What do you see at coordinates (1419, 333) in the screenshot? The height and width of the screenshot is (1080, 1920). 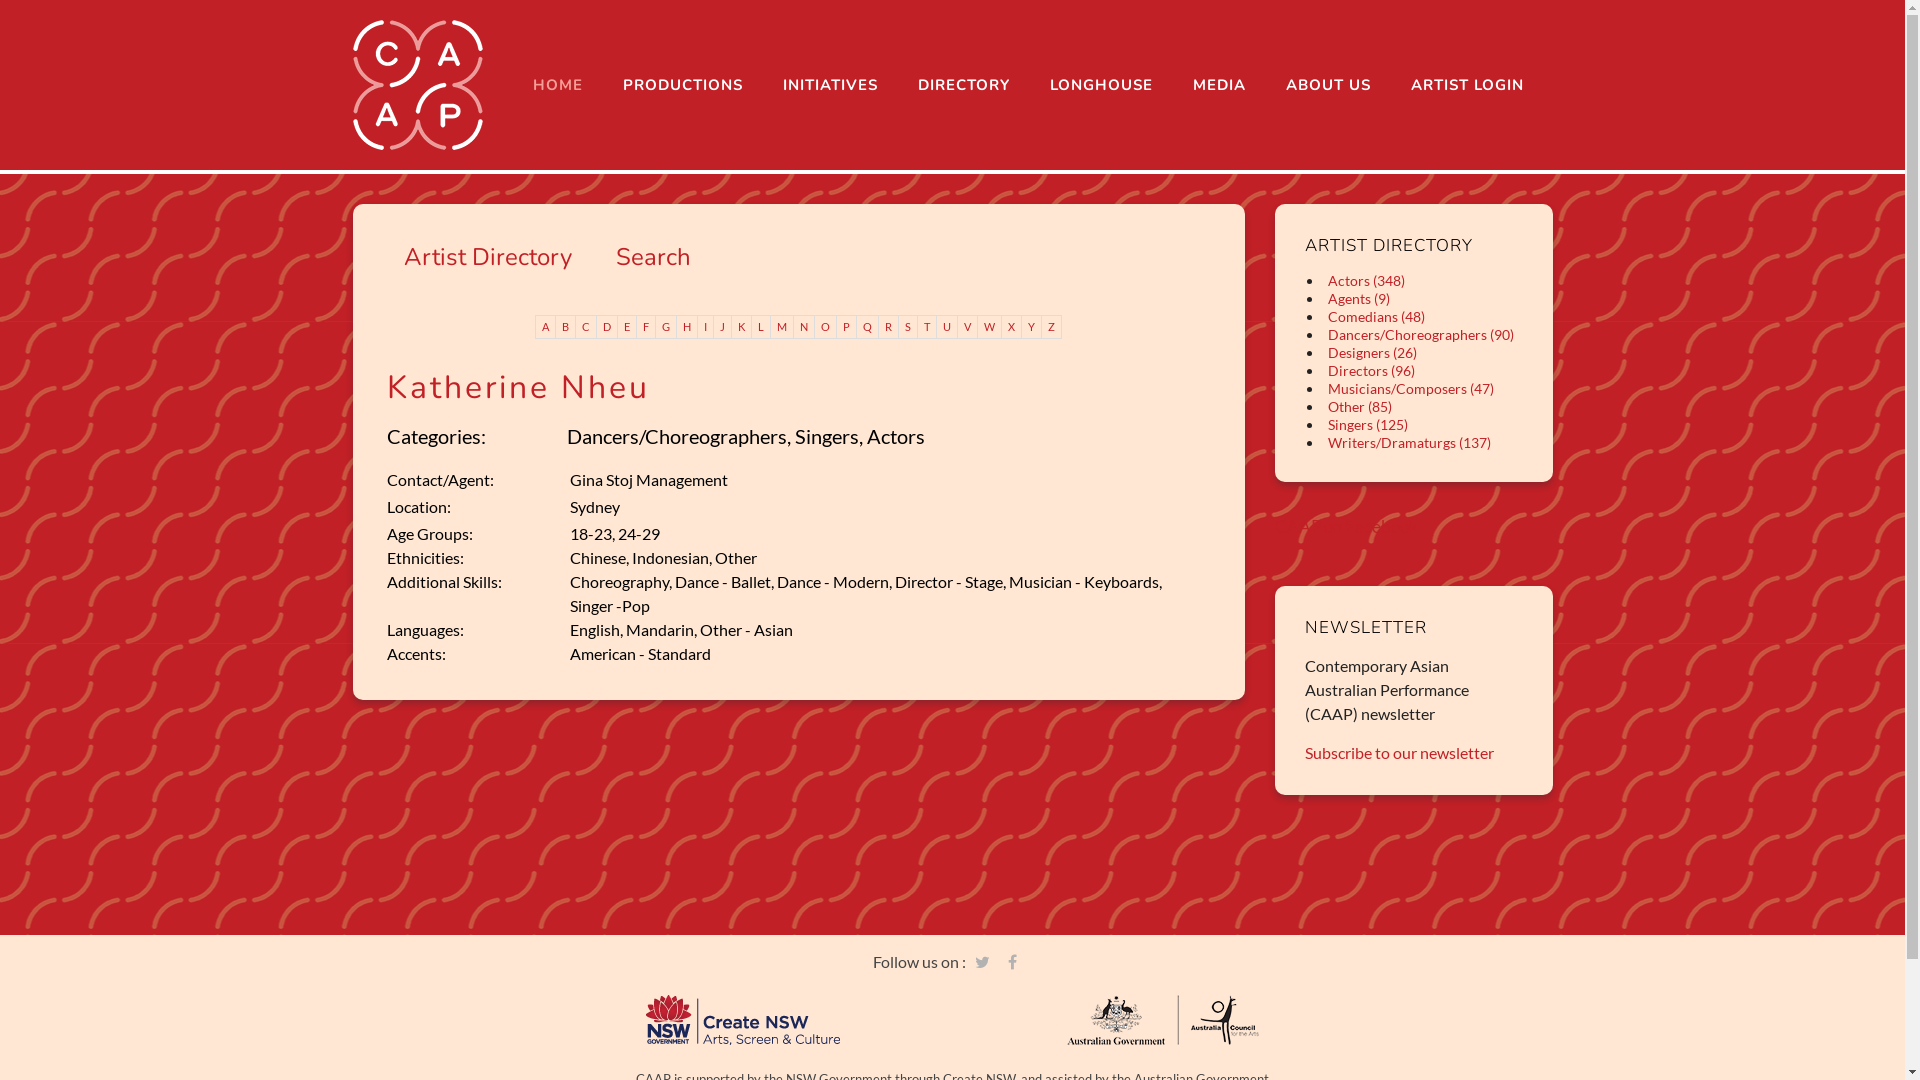 I see `'Dancers/Choreographers (90)'` at bounding box center [1419, 333].